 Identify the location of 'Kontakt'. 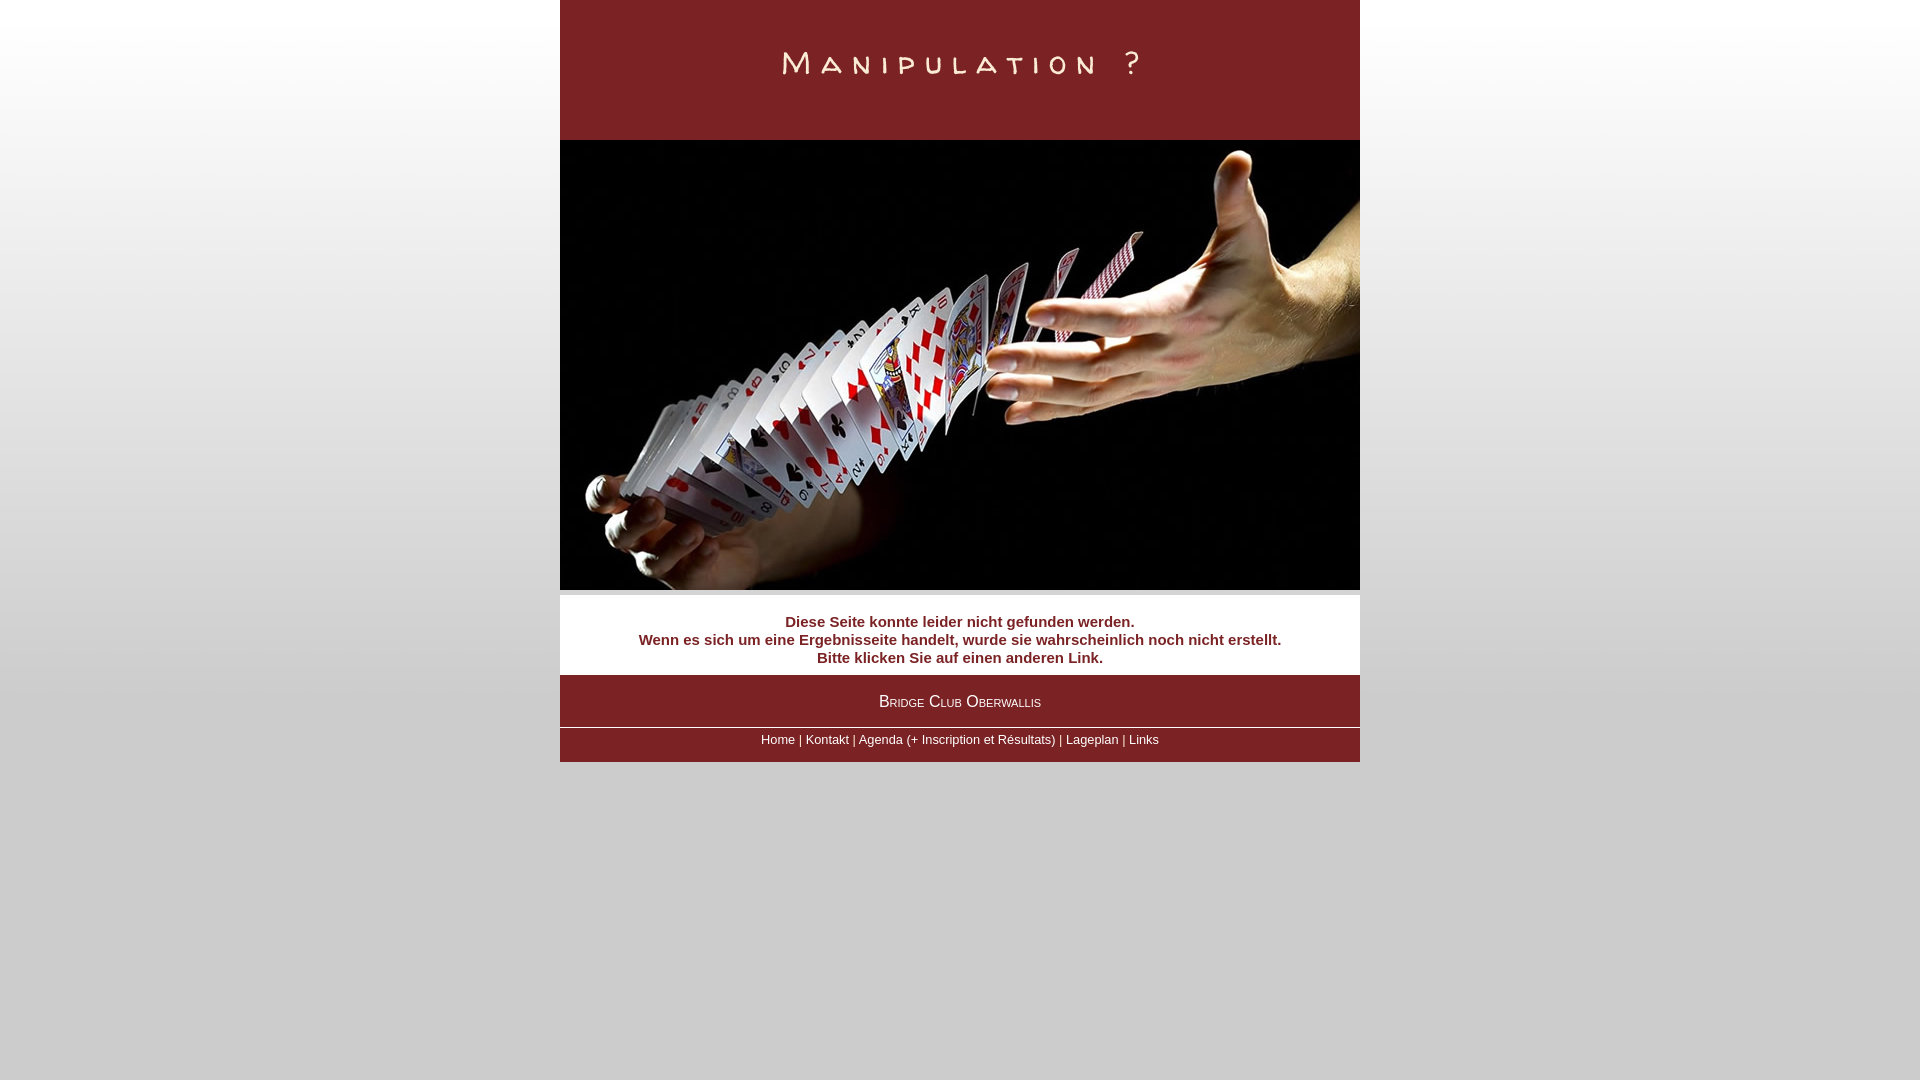
(827, 739).